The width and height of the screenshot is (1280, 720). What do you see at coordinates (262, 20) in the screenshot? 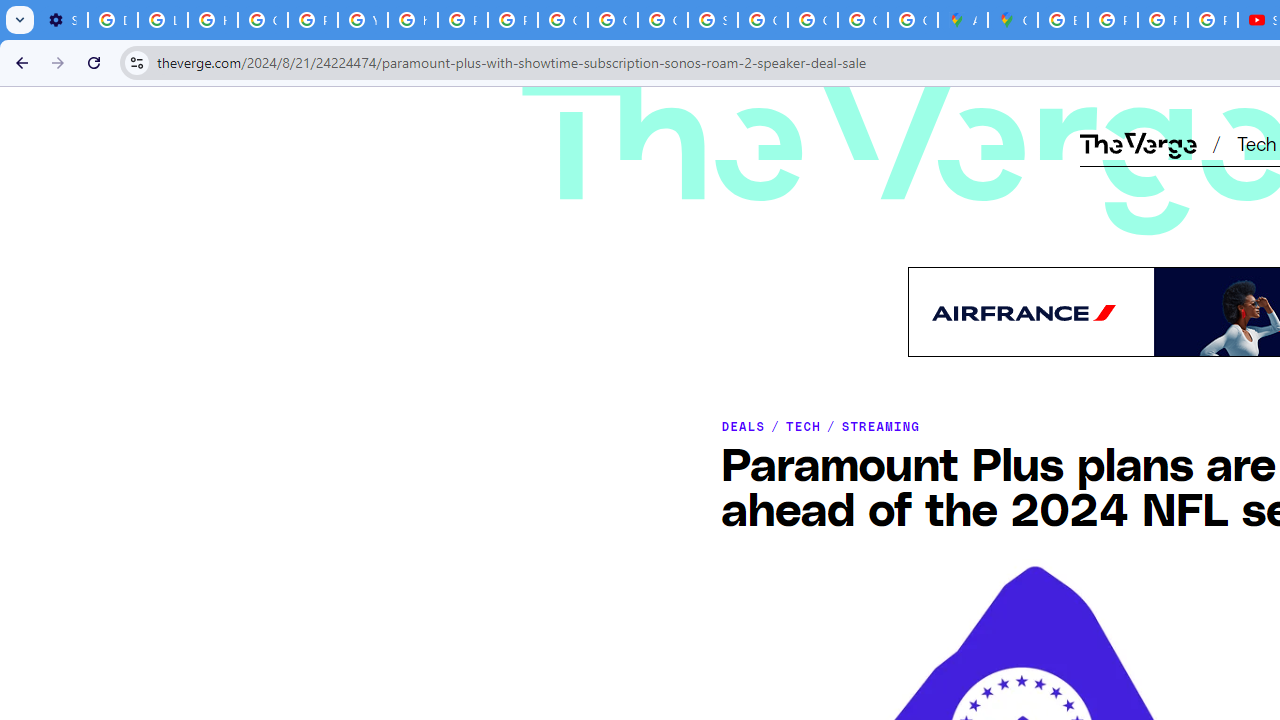
I see `'Google Account Help'` at bounding box center [262, 20].